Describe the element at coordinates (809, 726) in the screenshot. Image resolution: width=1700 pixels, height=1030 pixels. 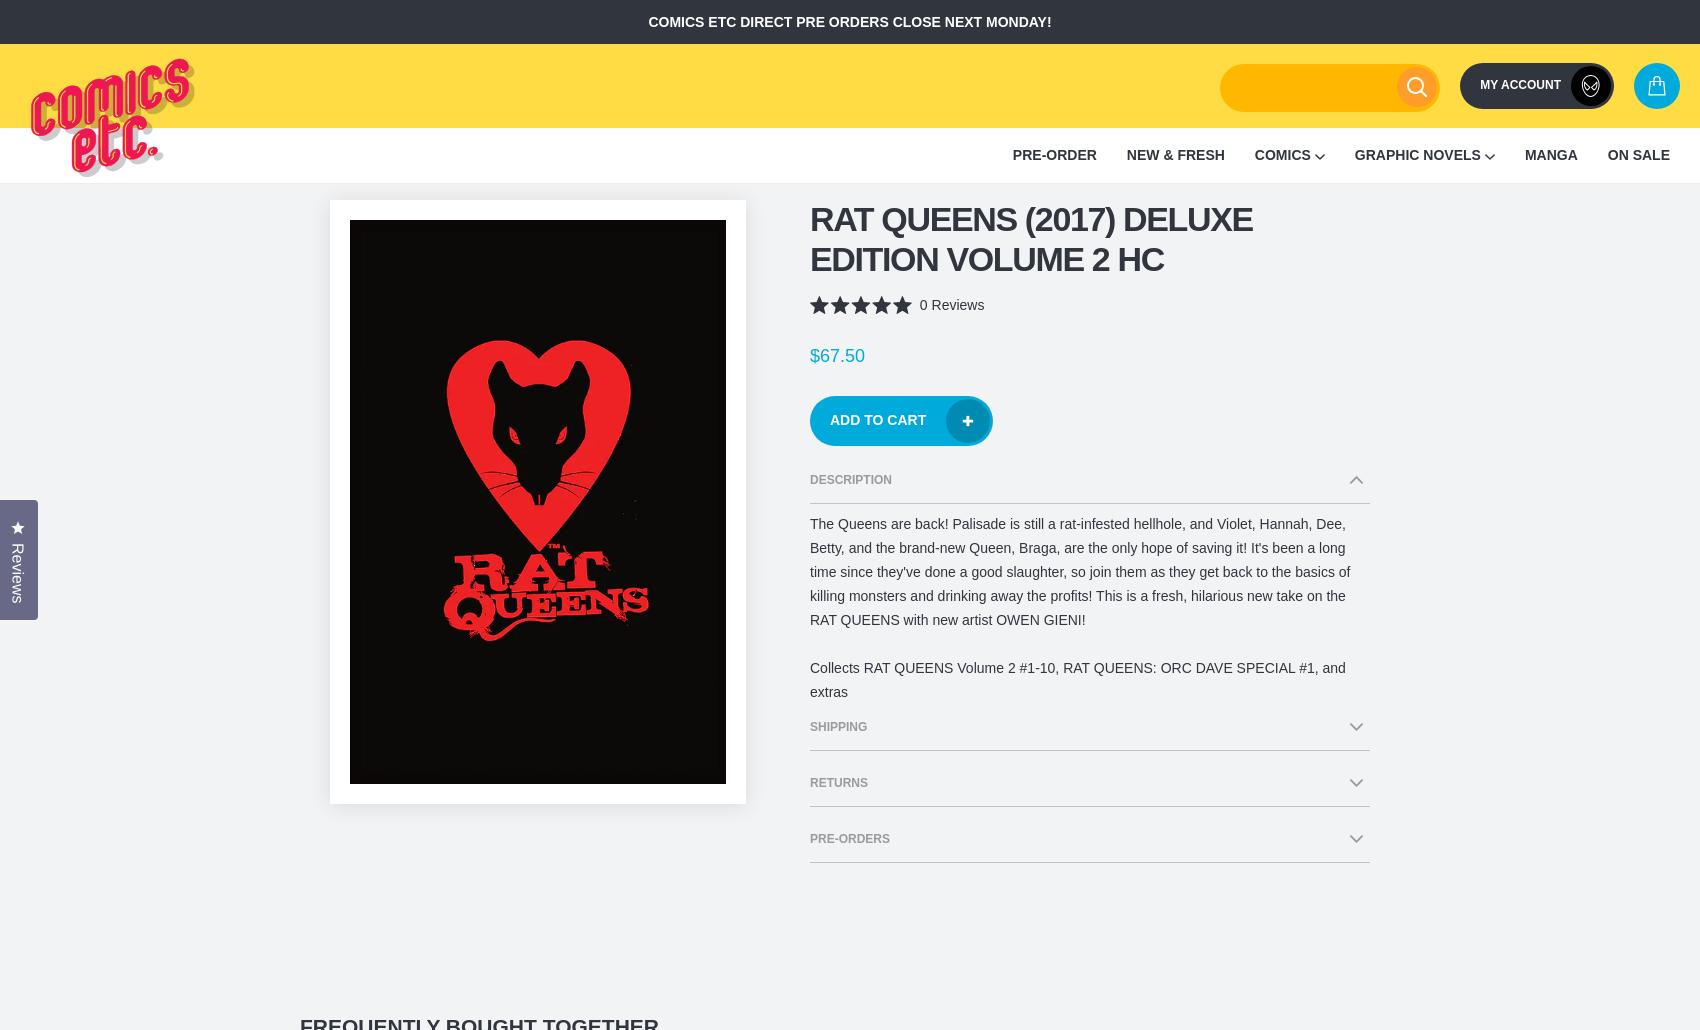
I see `'Shipping'` at that location.